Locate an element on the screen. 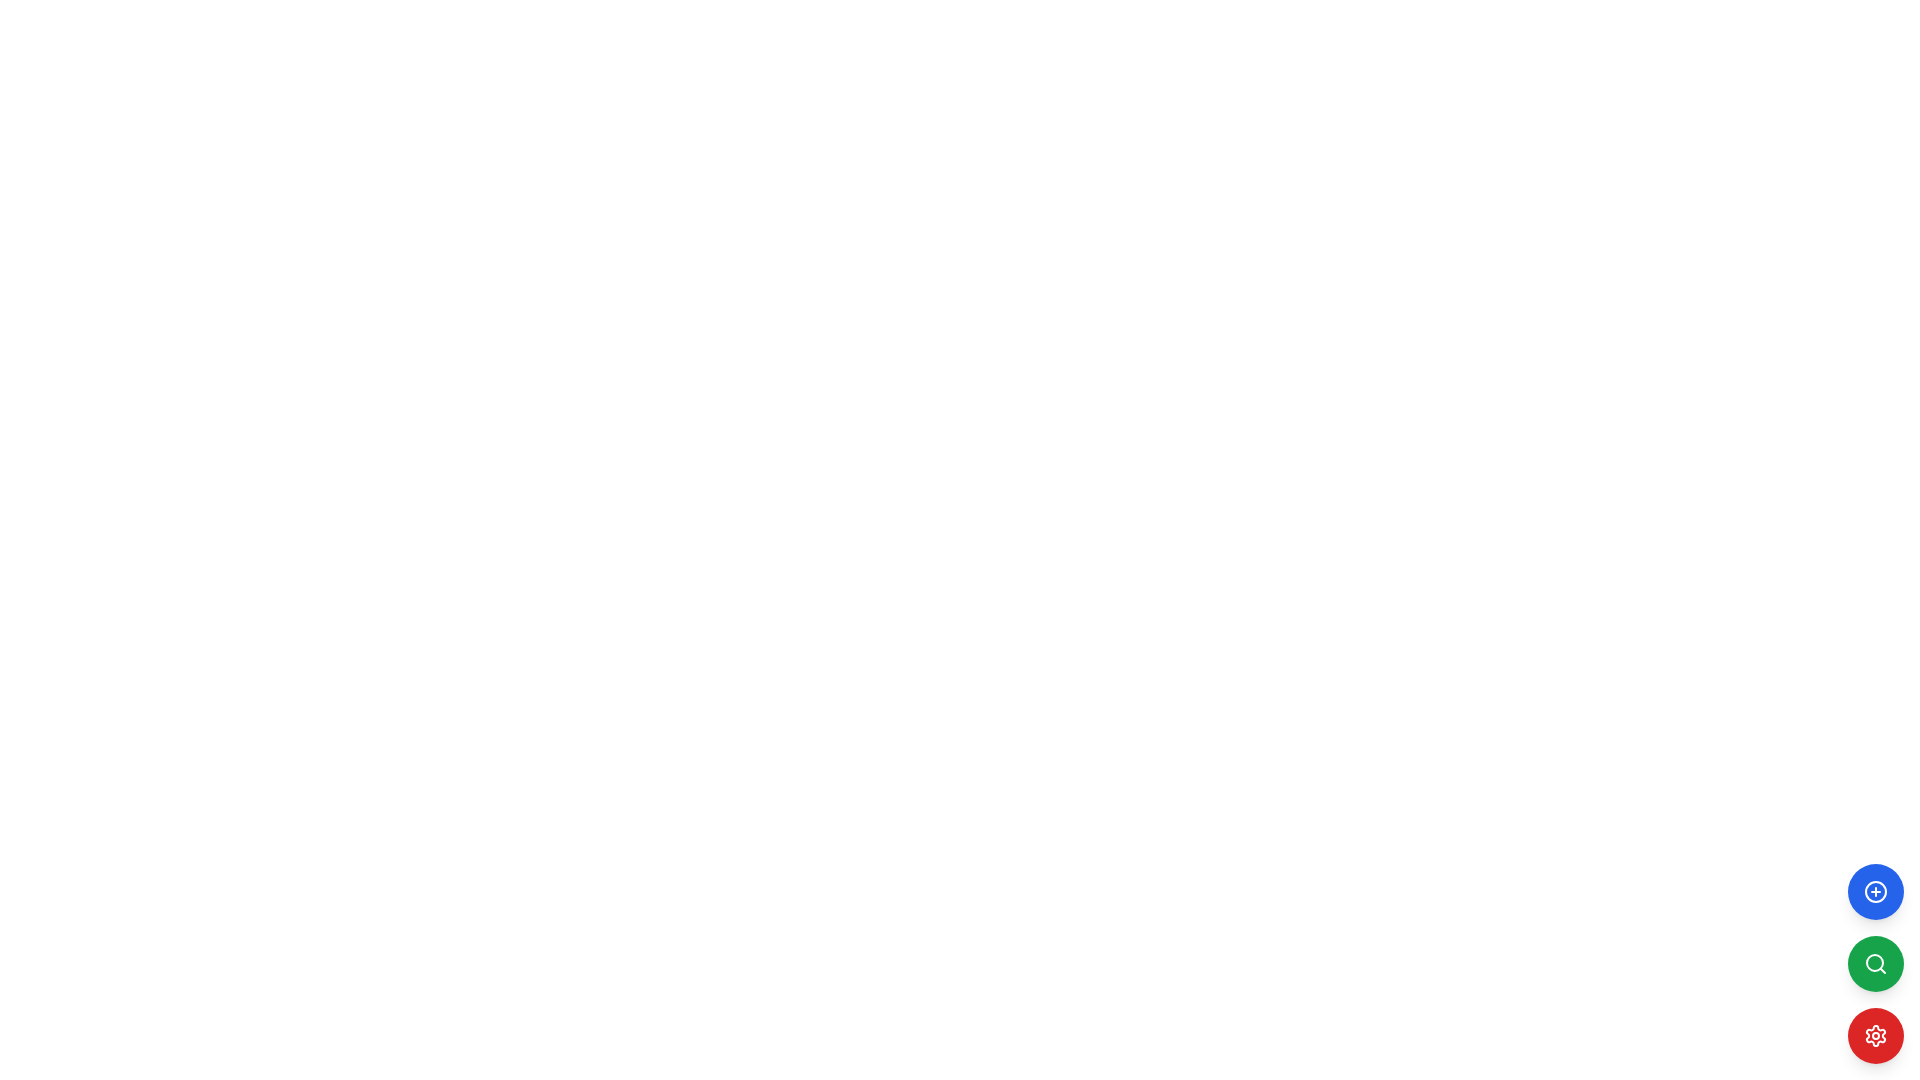 The height and width of the screenshot is (1080, 1920). the cogwheel icon button, which is the bottom-most item in a vertical stack of three circular buttons is located at coordinates (1875, 1035).